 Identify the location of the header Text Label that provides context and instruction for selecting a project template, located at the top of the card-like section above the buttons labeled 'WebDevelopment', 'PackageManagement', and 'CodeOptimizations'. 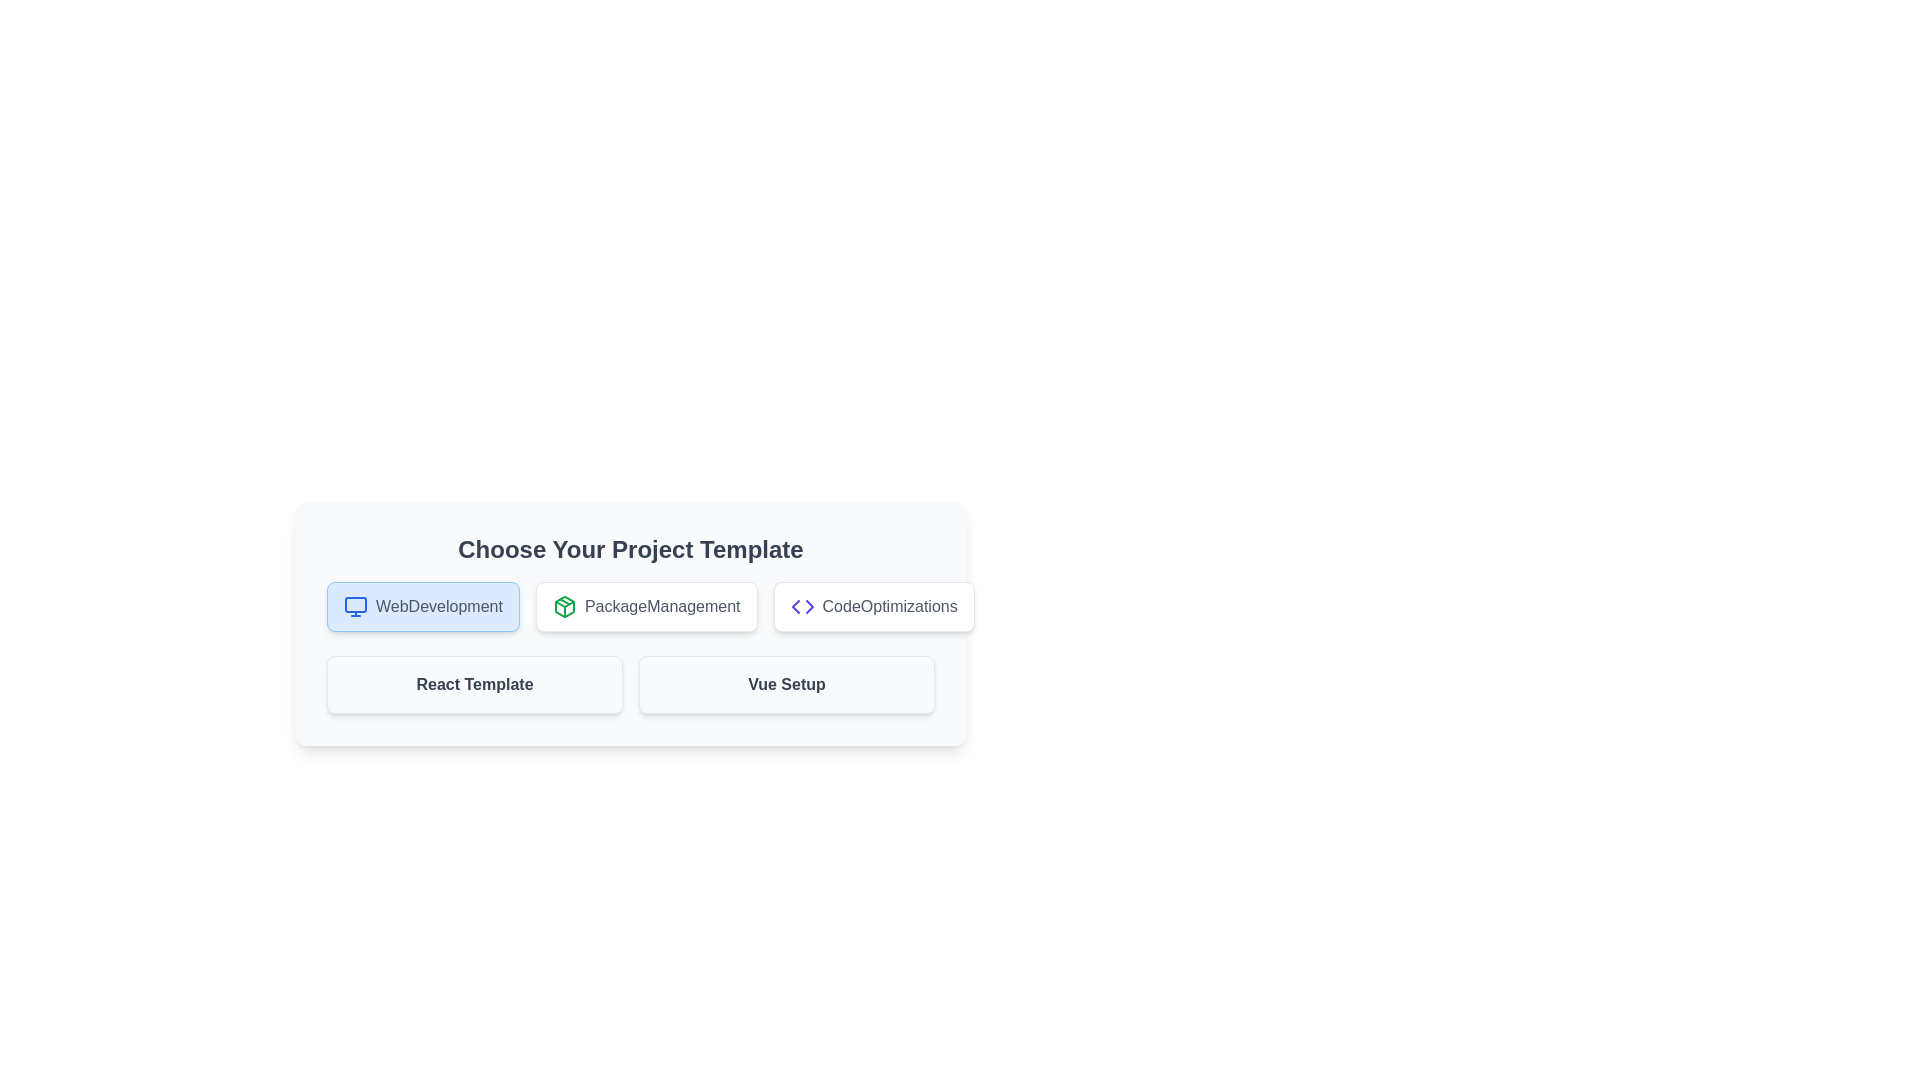
(629, 550).